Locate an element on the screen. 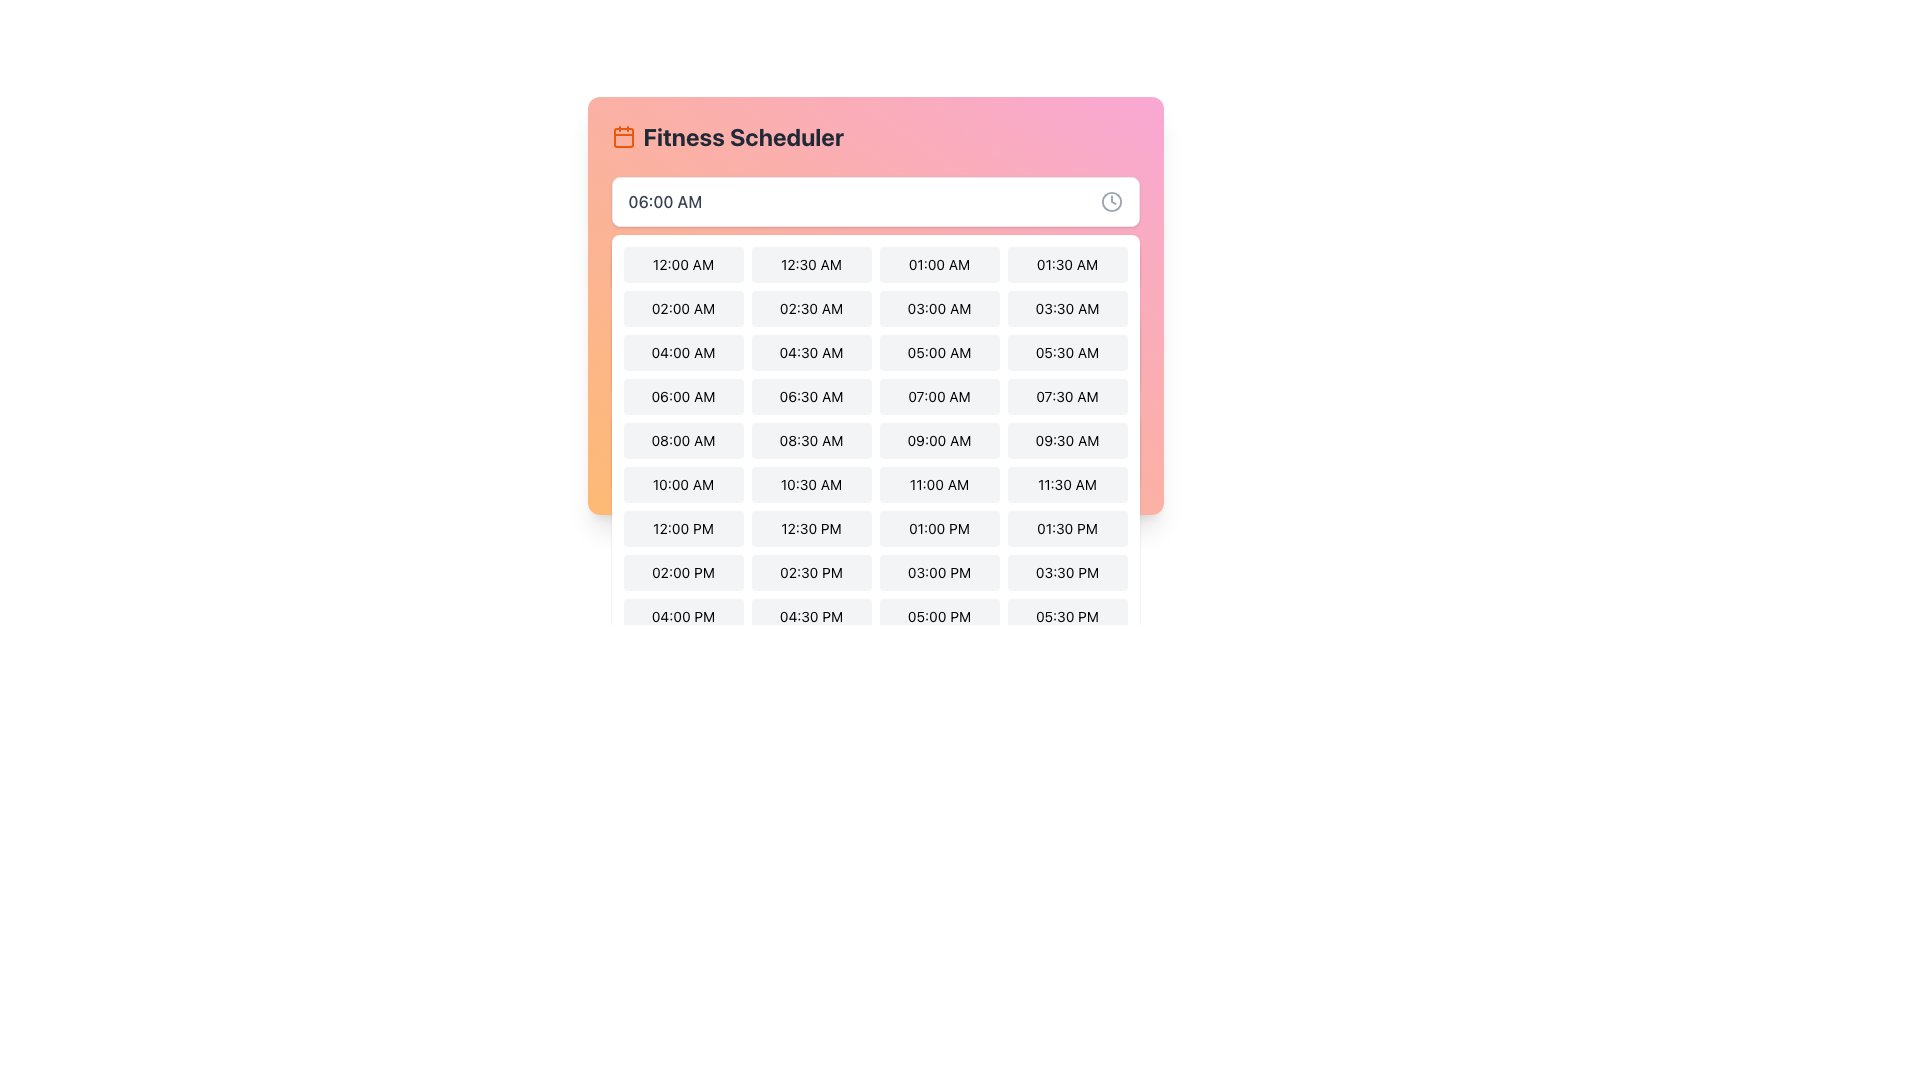  the button labeled '03:30 PM' located in the 4th column of the 8th row of the time slots grid in the Fitness Scheduler panel is located at coordinates (1066, 573).